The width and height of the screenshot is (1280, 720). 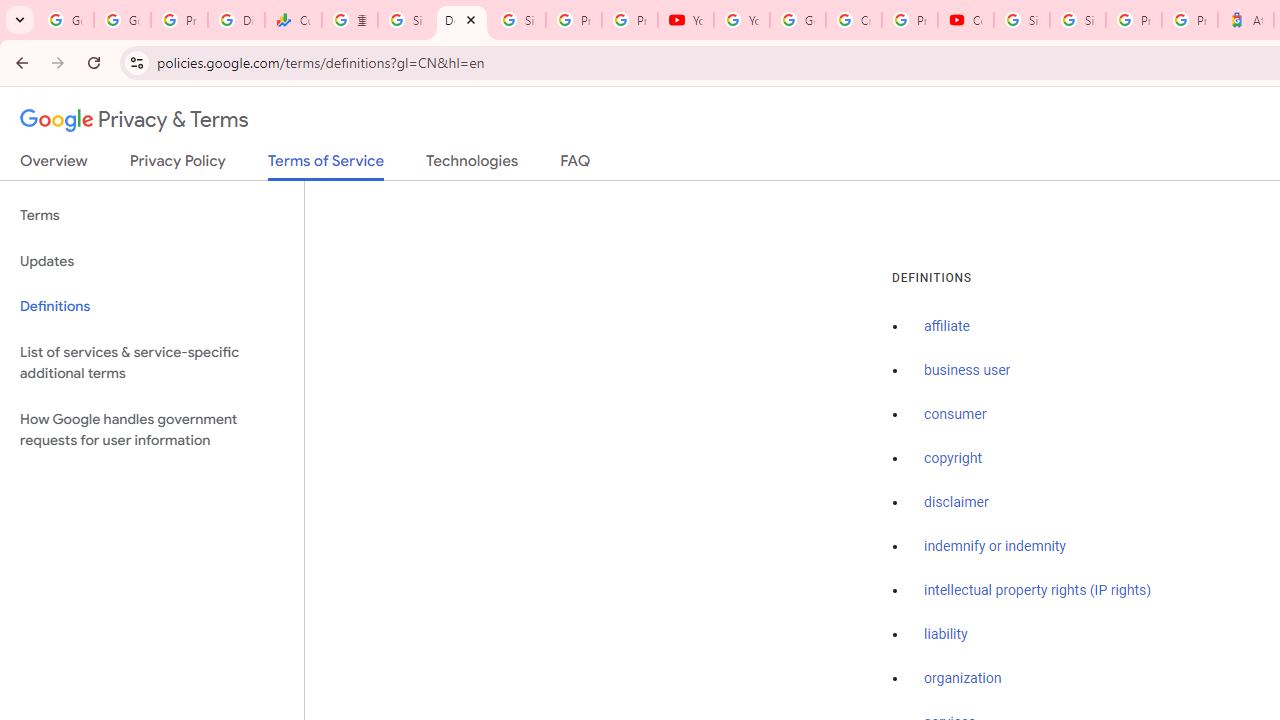 I want to click on 'List of services & service-specific additional terms', so click(x=151, y=362).